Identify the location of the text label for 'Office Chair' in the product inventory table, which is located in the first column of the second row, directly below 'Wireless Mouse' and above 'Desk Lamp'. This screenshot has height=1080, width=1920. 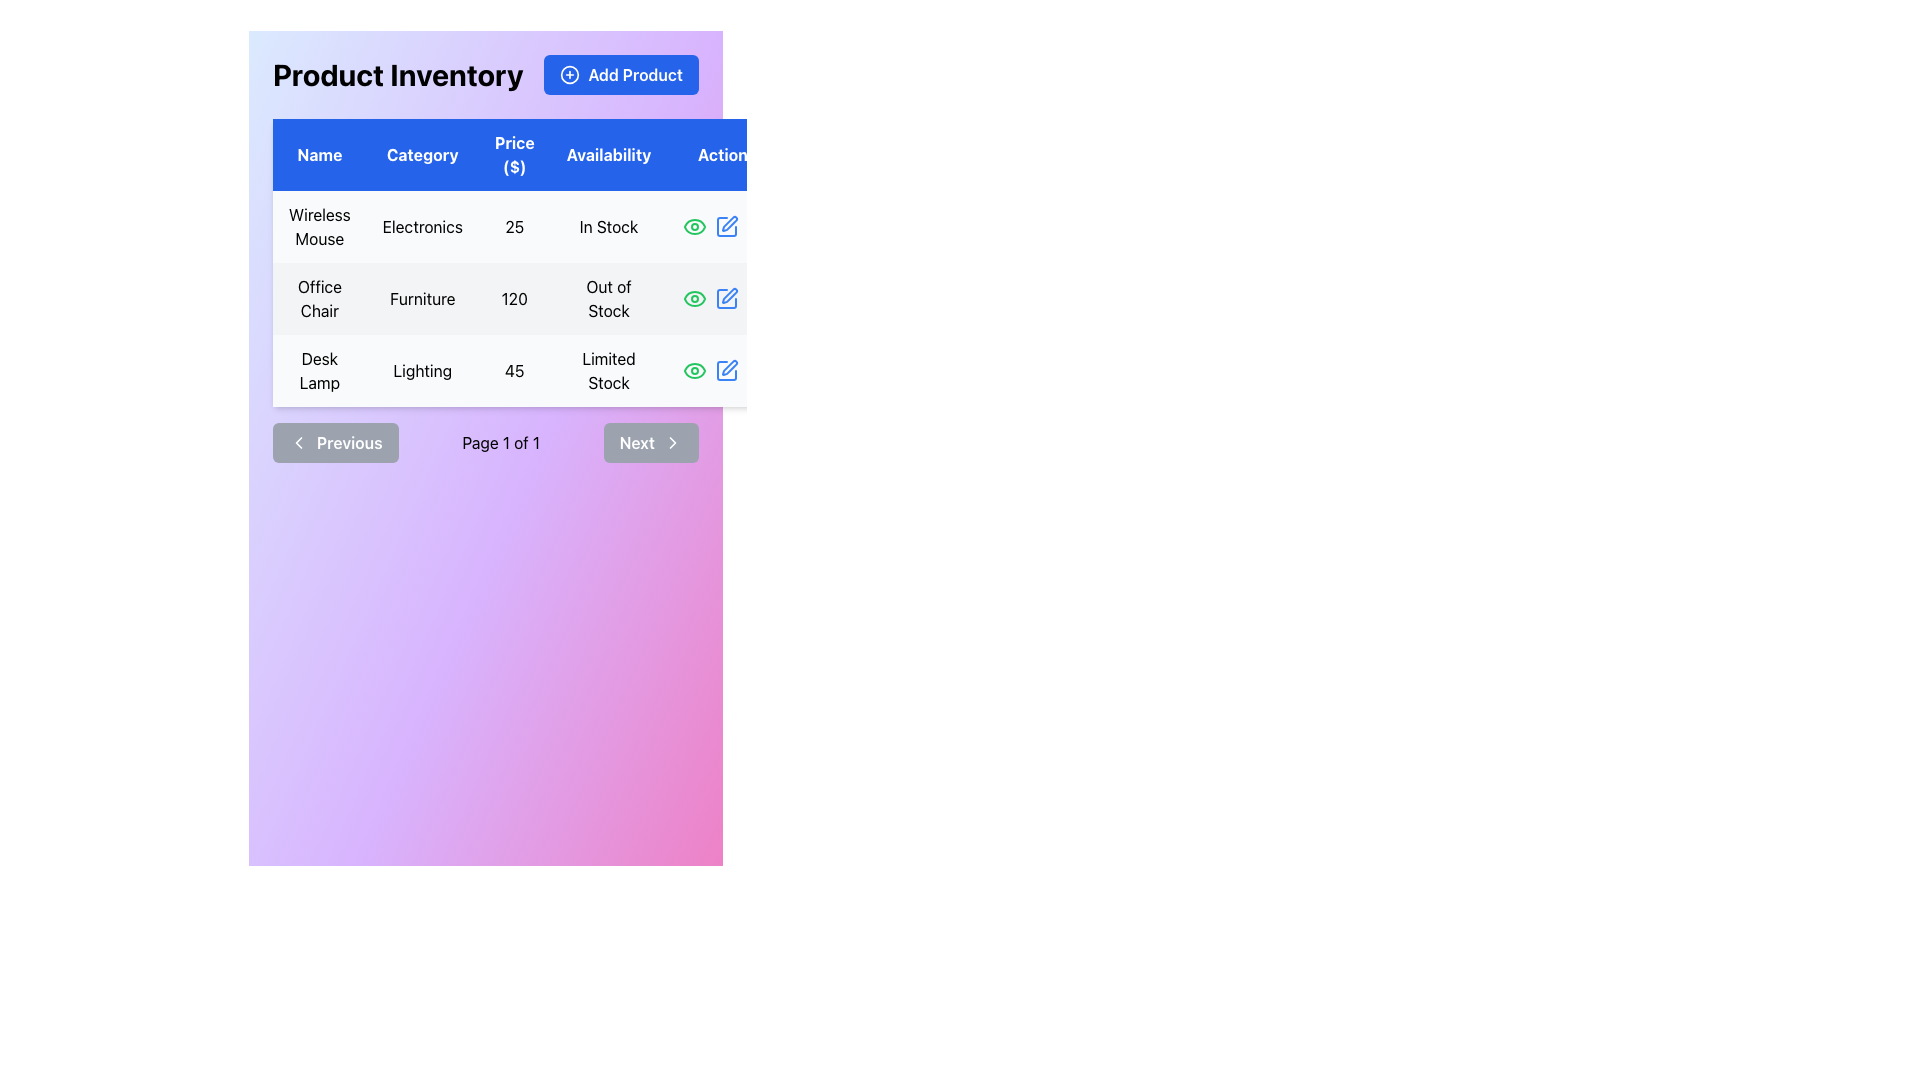
(318, 299).